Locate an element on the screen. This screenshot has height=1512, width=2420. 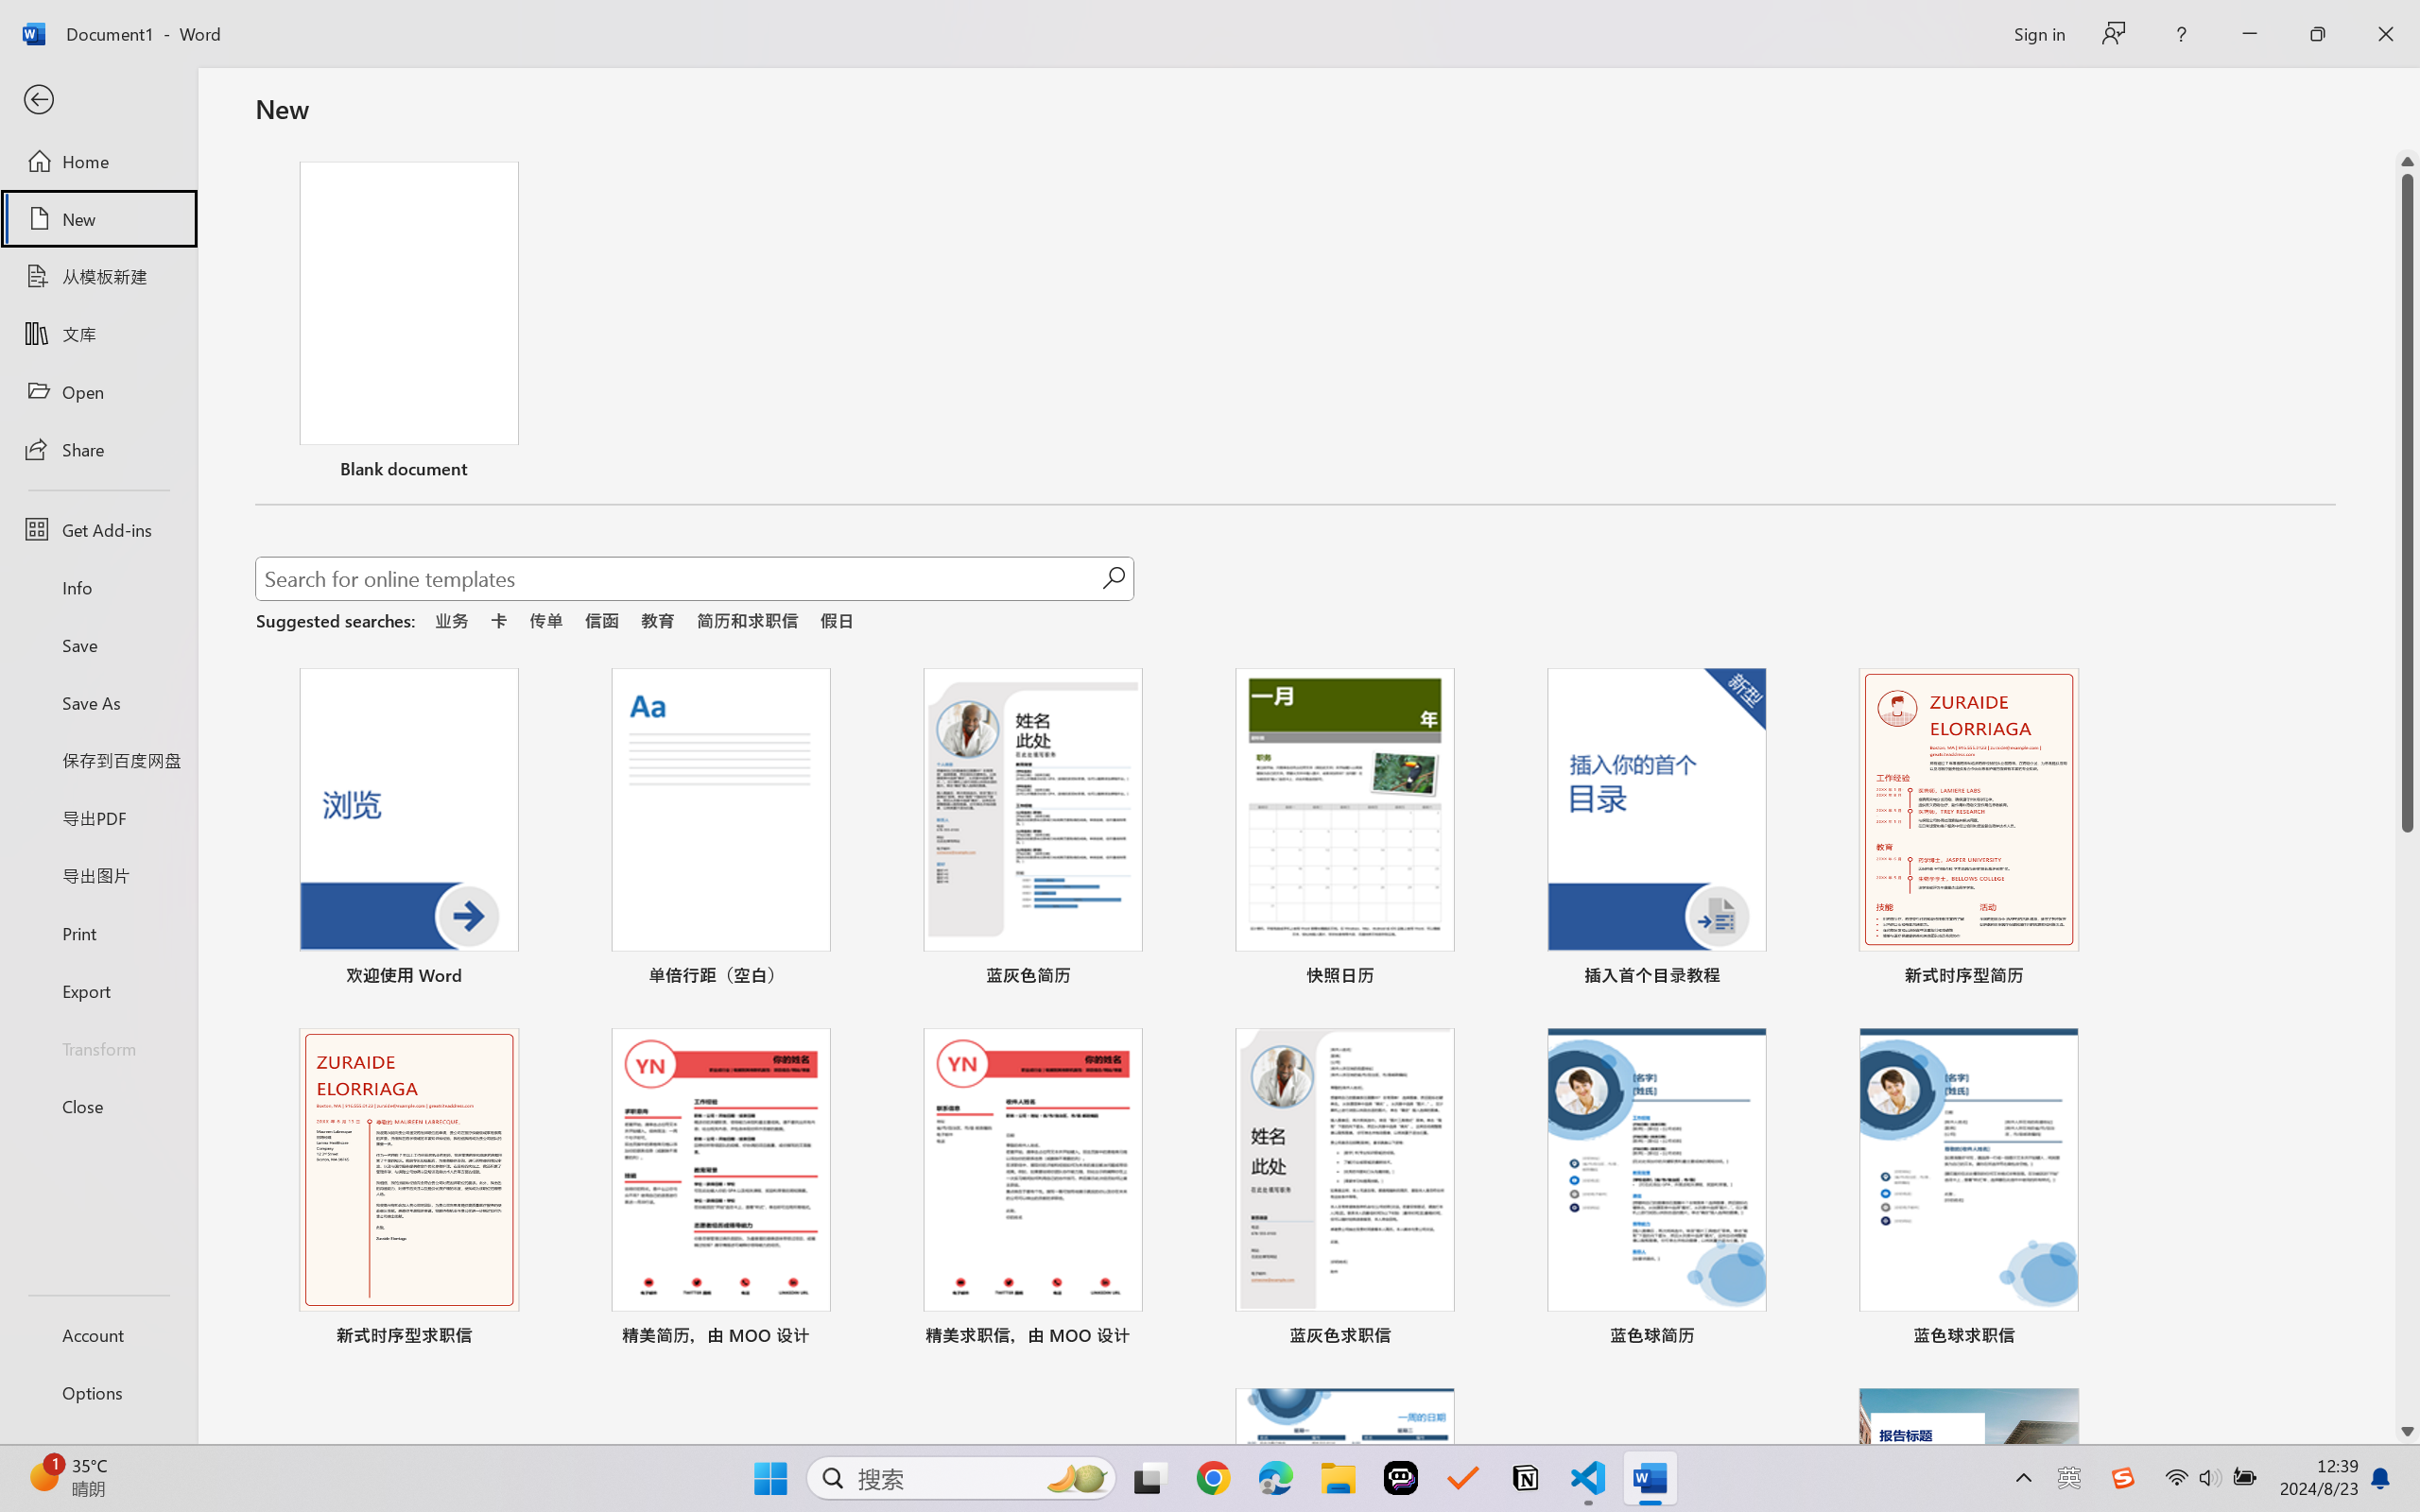
'New' is located at coordinates (97, 217).